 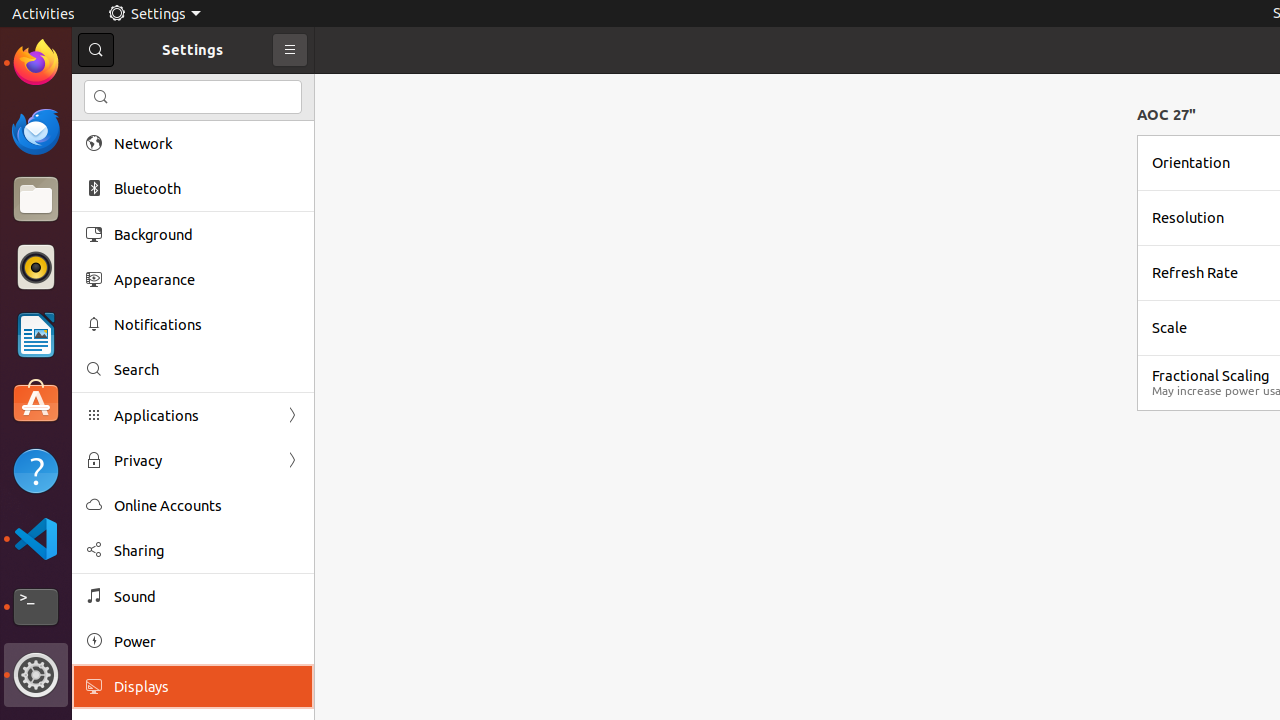 I want to click on 'Refresh Rate', so click(x=1195, y=272).